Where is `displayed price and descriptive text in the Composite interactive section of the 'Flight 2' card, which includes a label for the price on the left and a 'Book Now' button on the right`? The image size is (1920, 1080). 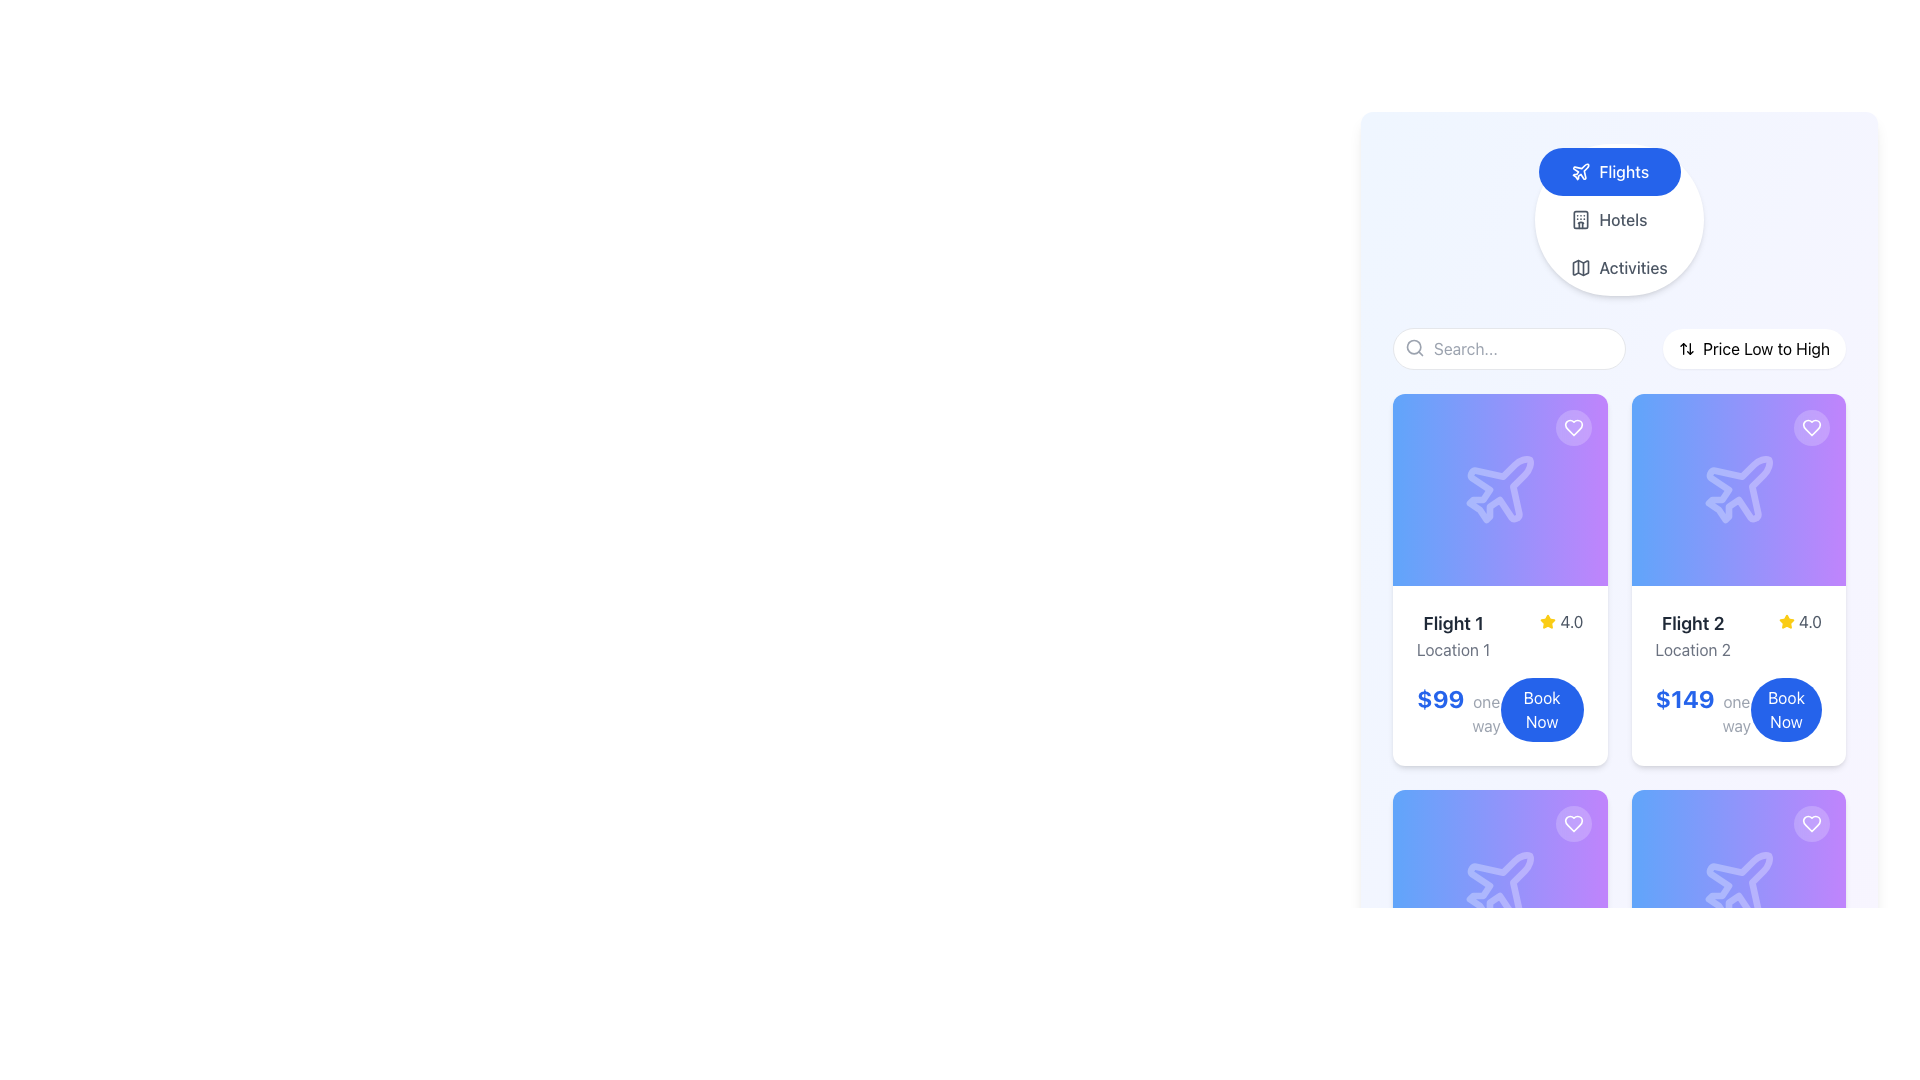
displayed price and descriptive text in the Composite interactive section of the 'Flight 2' card, which includes a label for the price on the left and a 'Book Now' button on the right is located at coordinates (1737, 708).